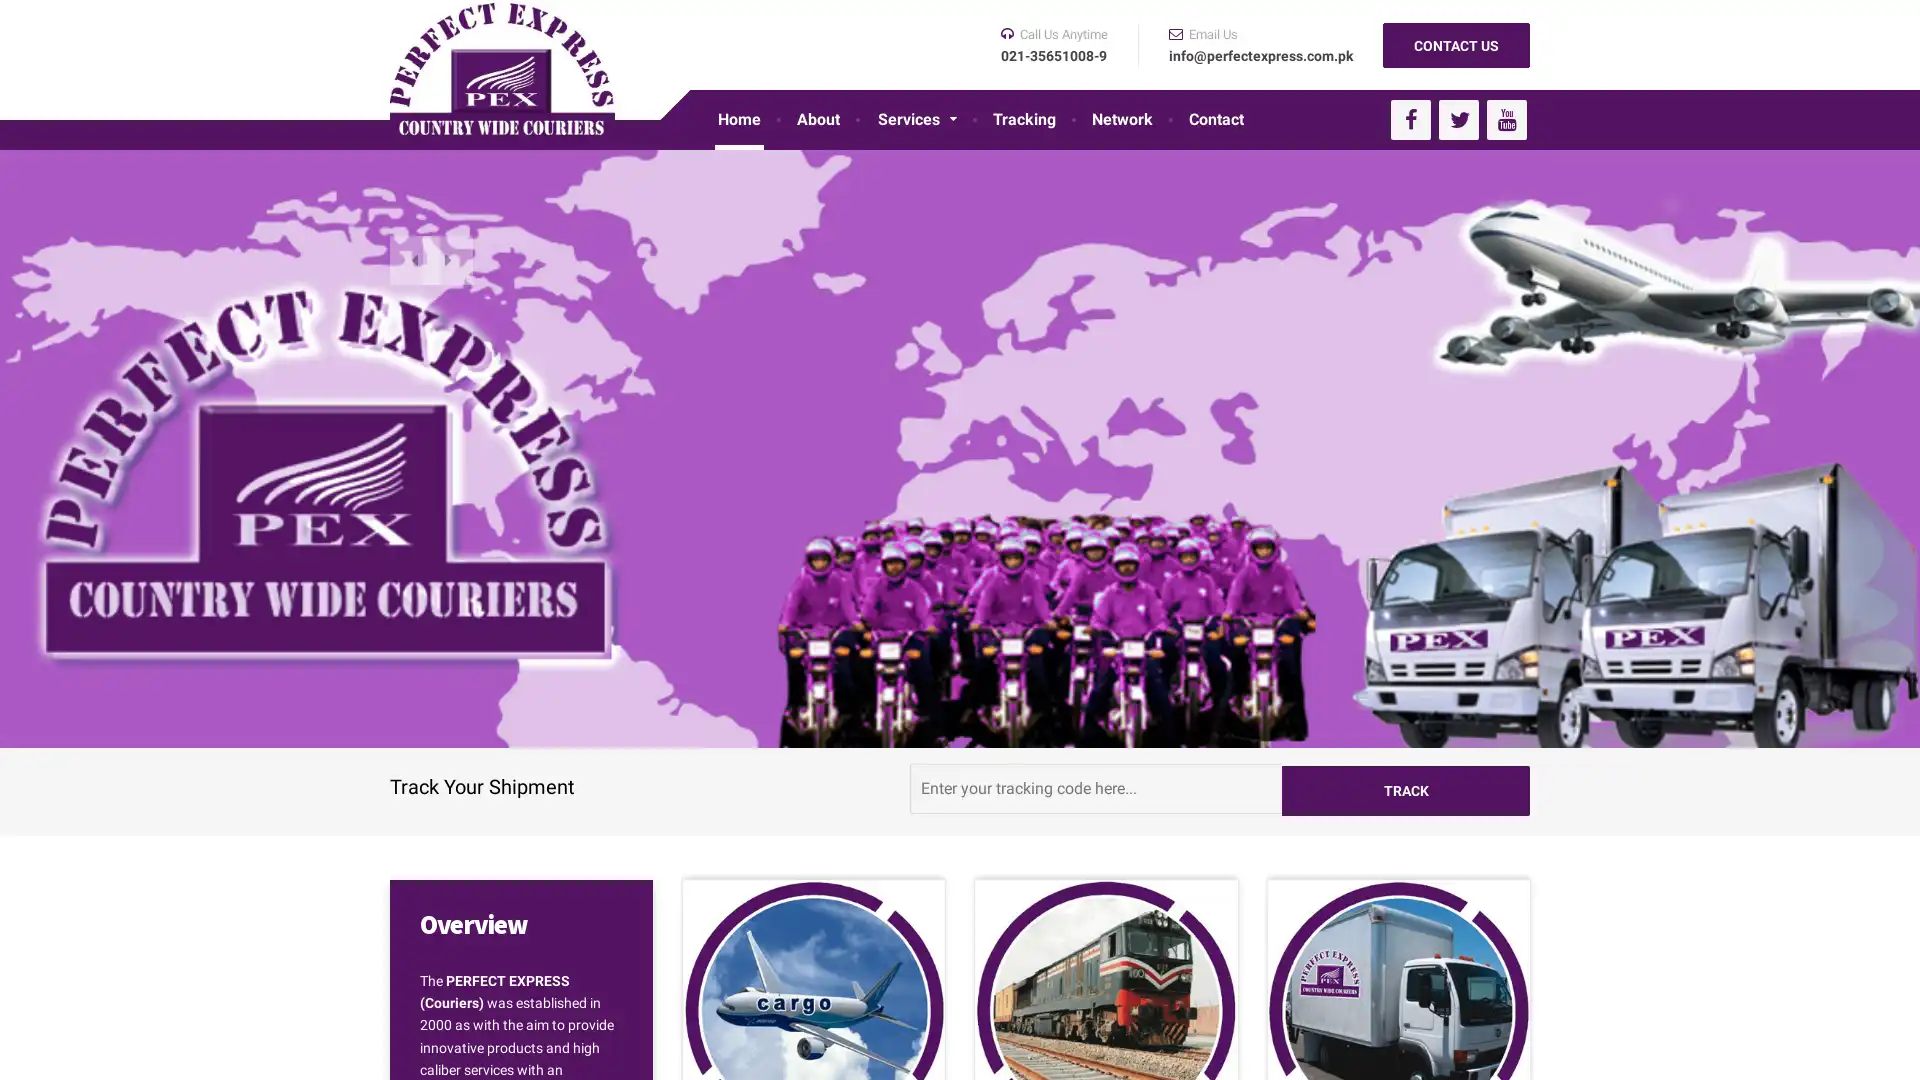 This screenshot has height=1080, width=1920. I want to click on TRACK, so click(1405, 786).